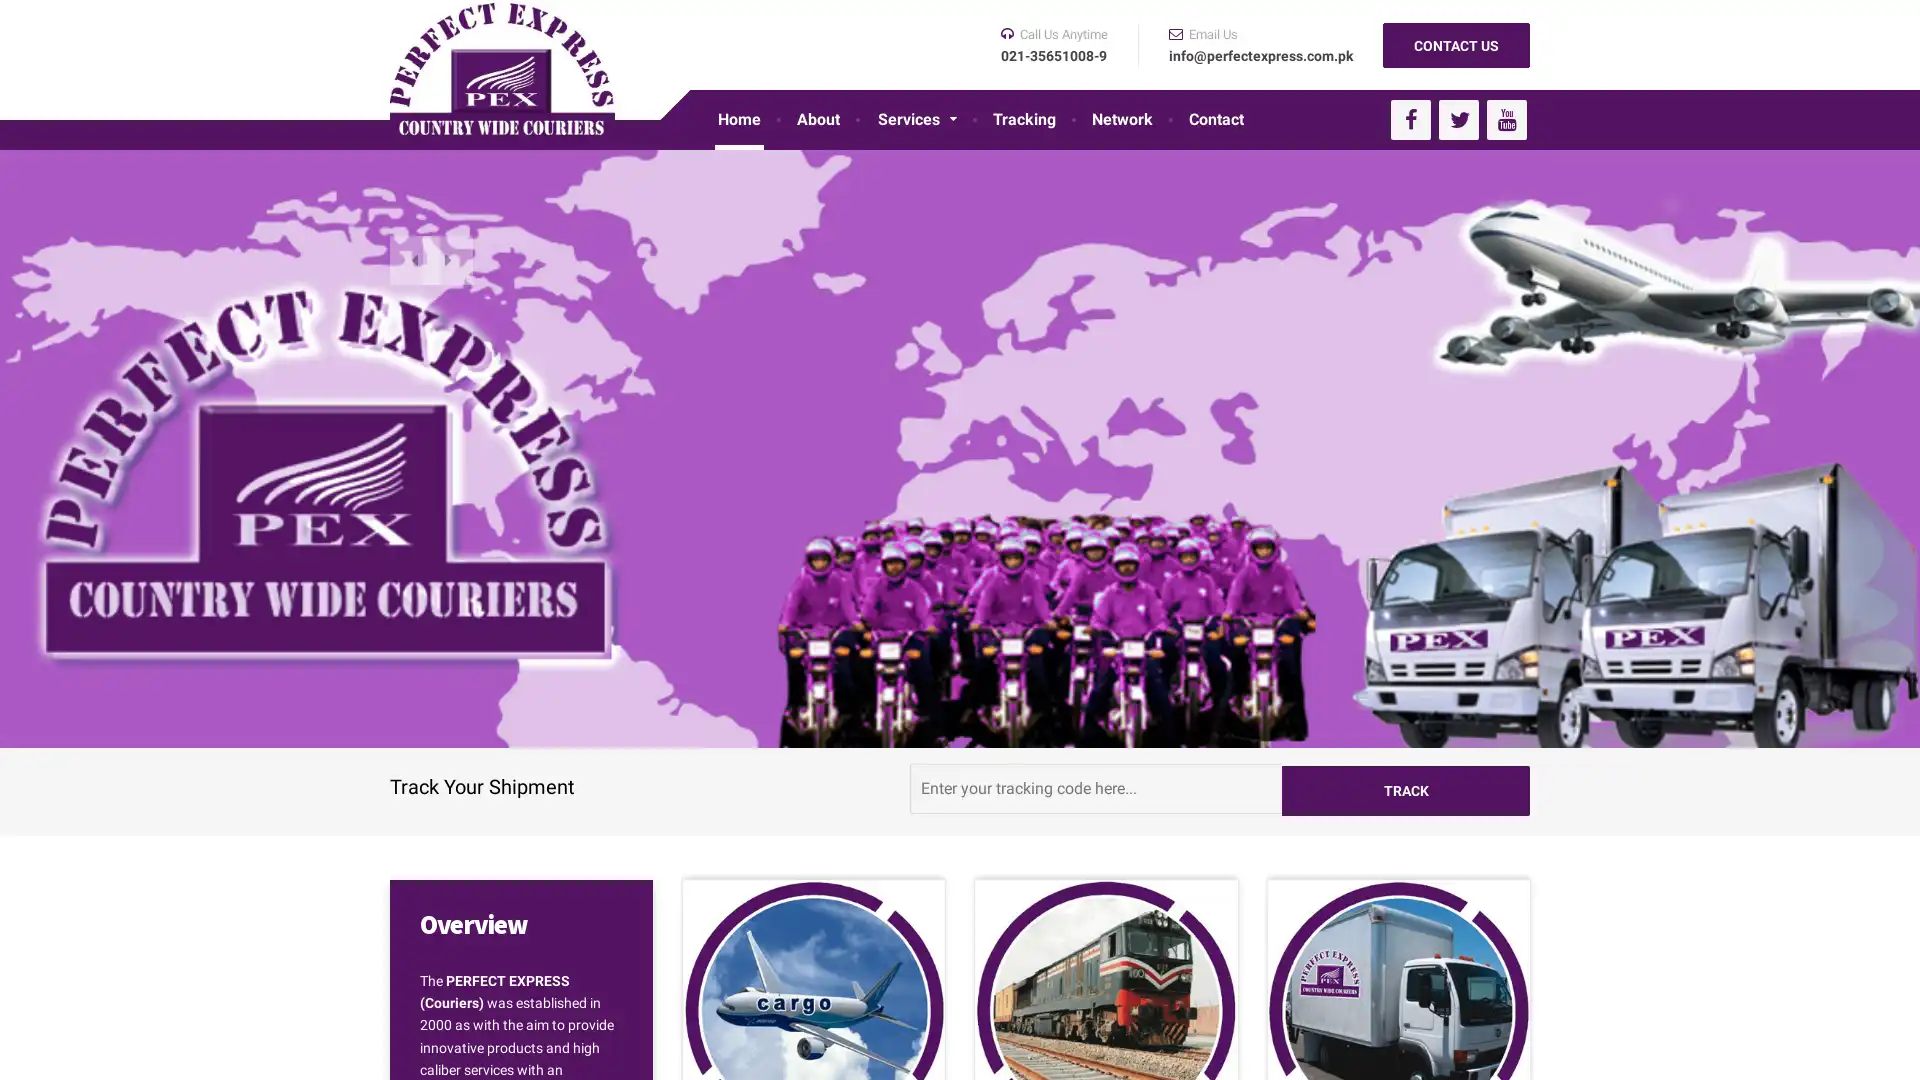 This screenshot has height=1080, width=1920. I want to click on TRACK, so click(1405, 786).